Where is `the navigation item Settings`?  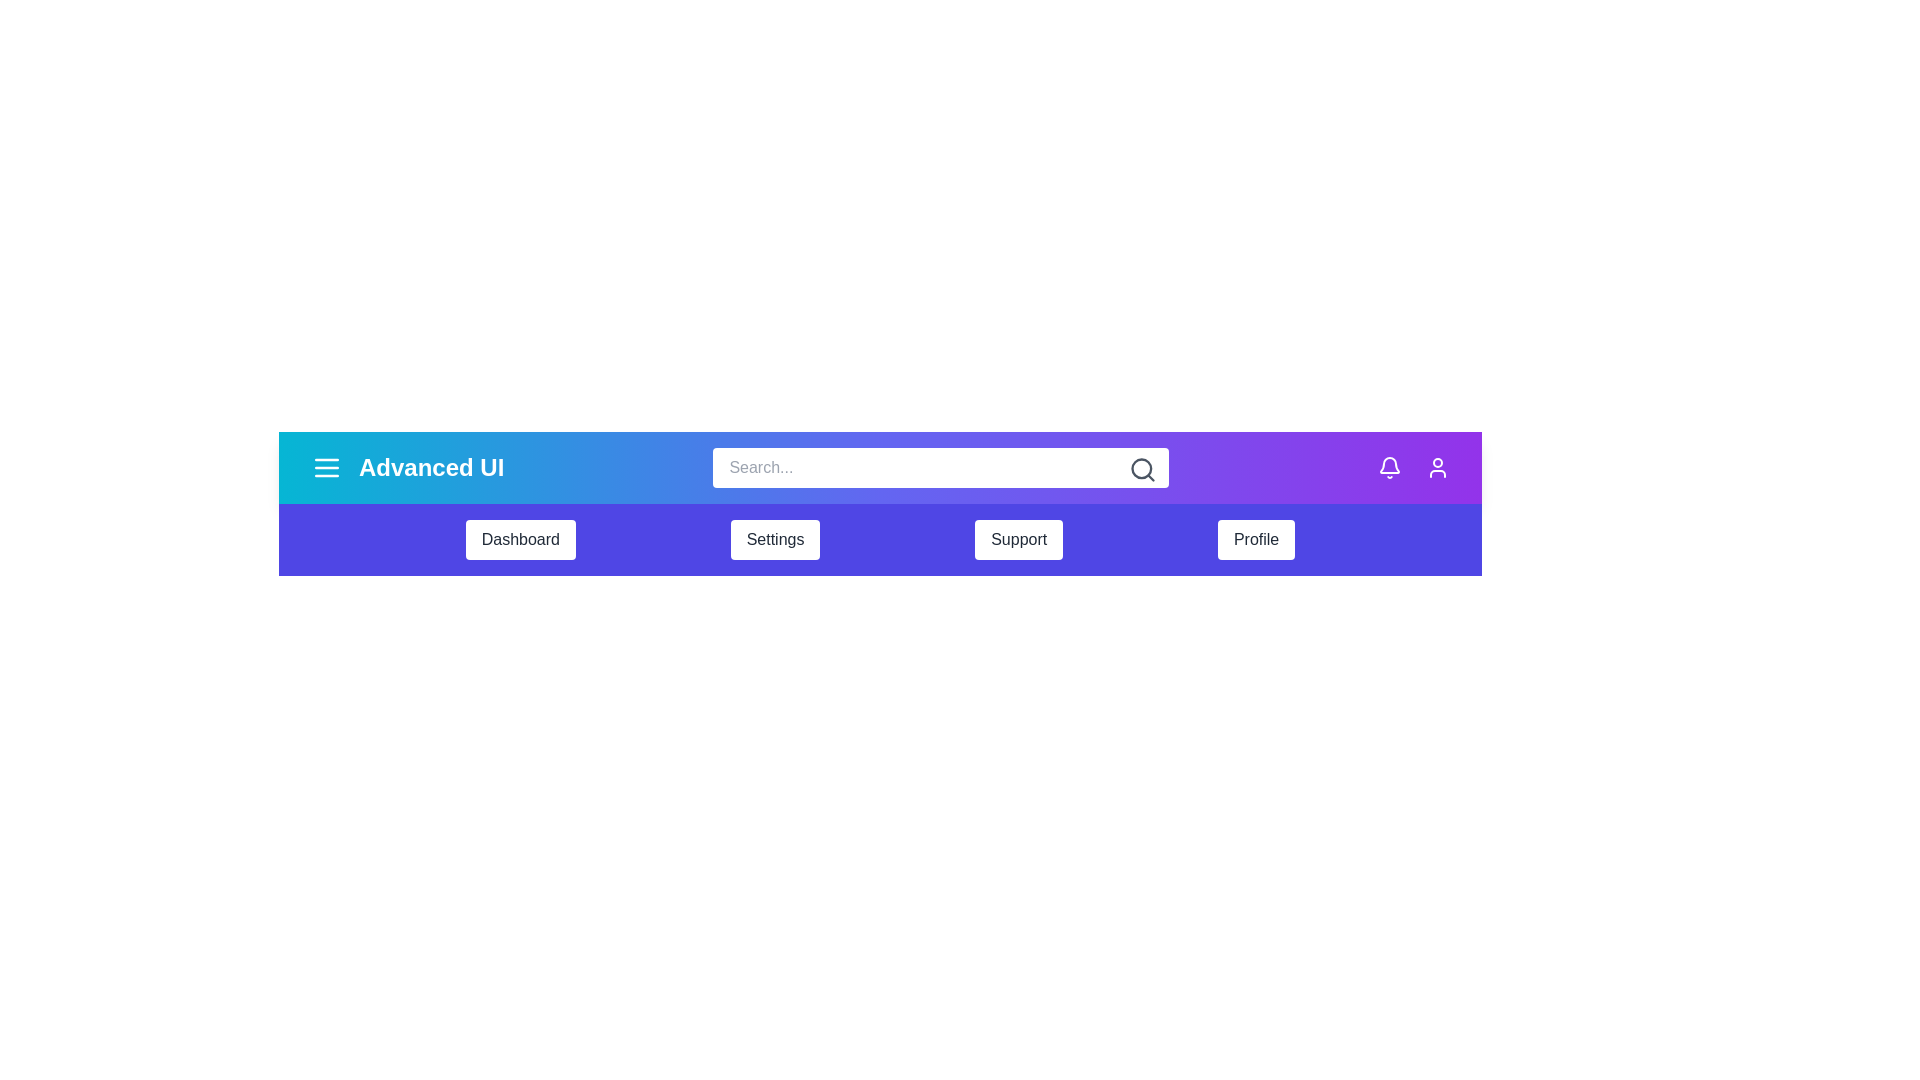 the navigation item Settings is located at coordinates (774, 540).